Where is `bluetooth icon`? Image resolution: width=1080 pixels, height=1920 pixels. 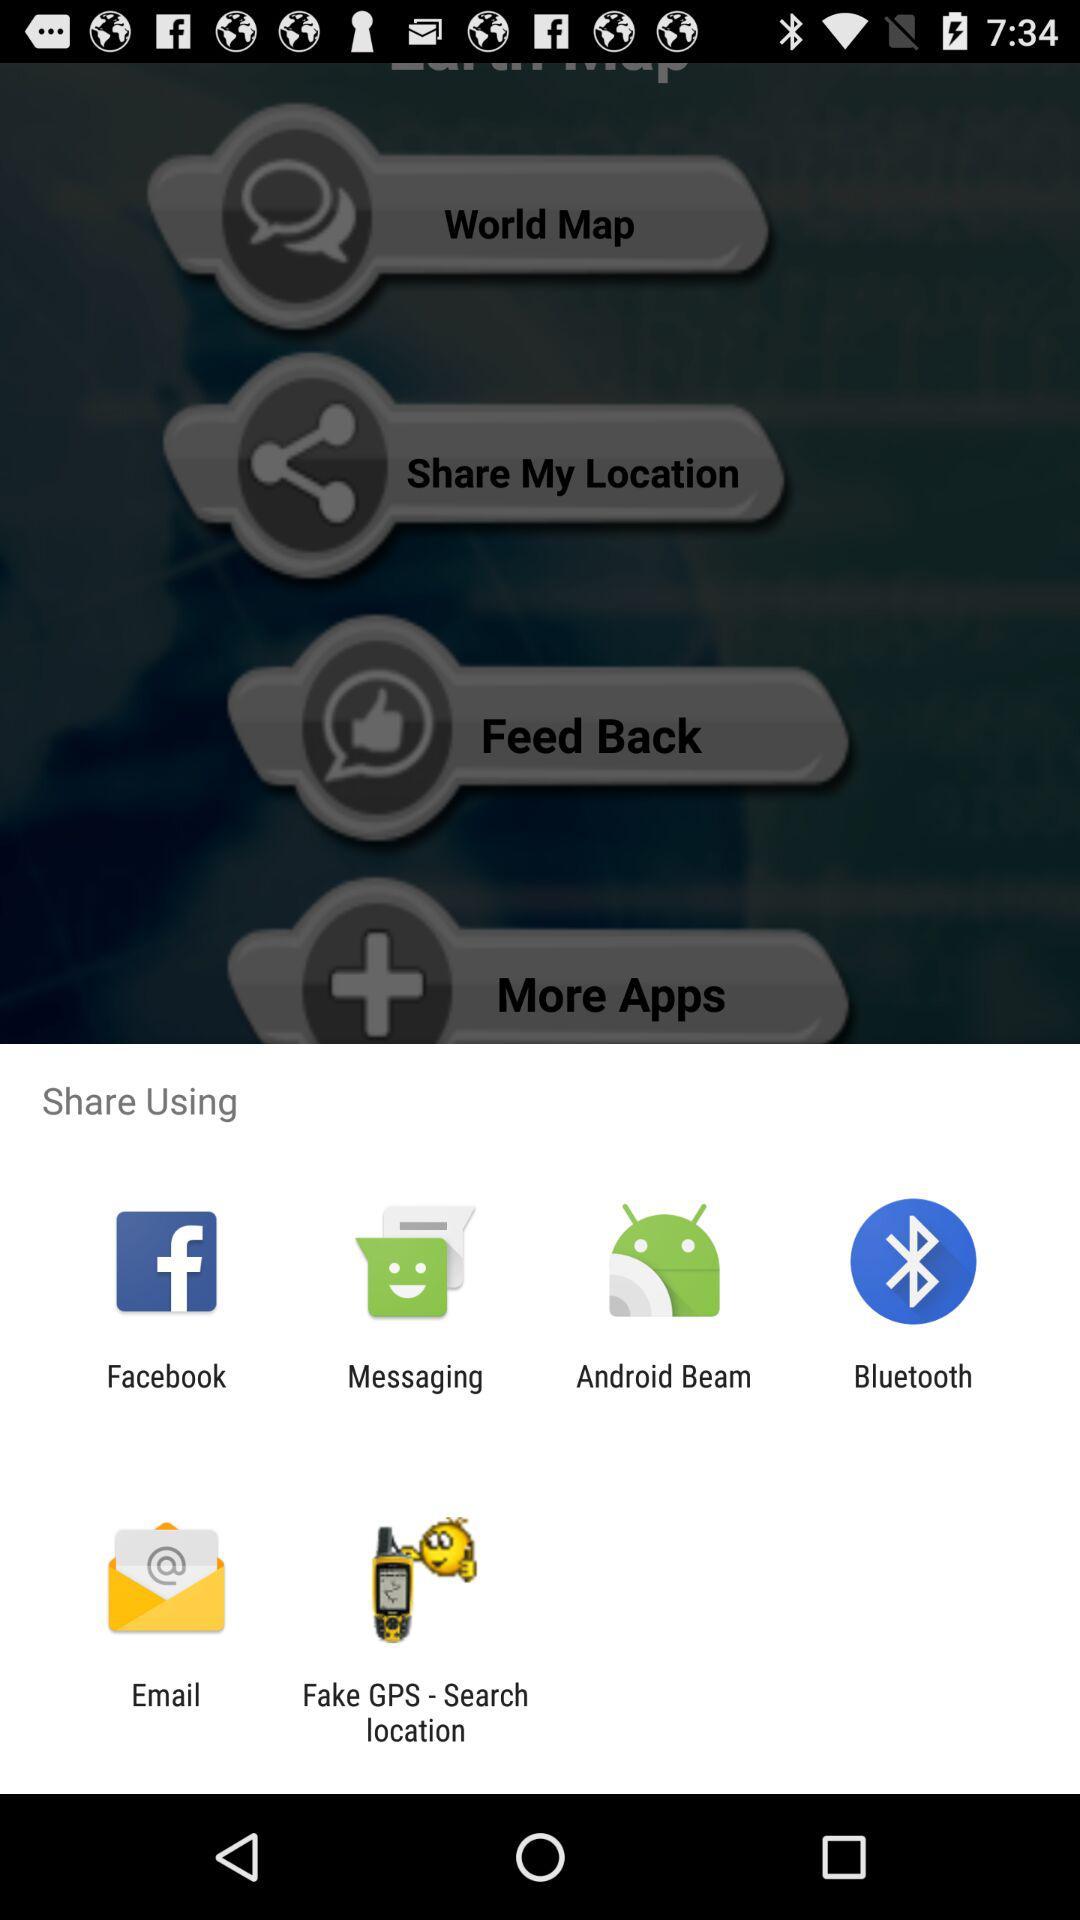
bluetooth icon is located at coordinates (913, 1392).